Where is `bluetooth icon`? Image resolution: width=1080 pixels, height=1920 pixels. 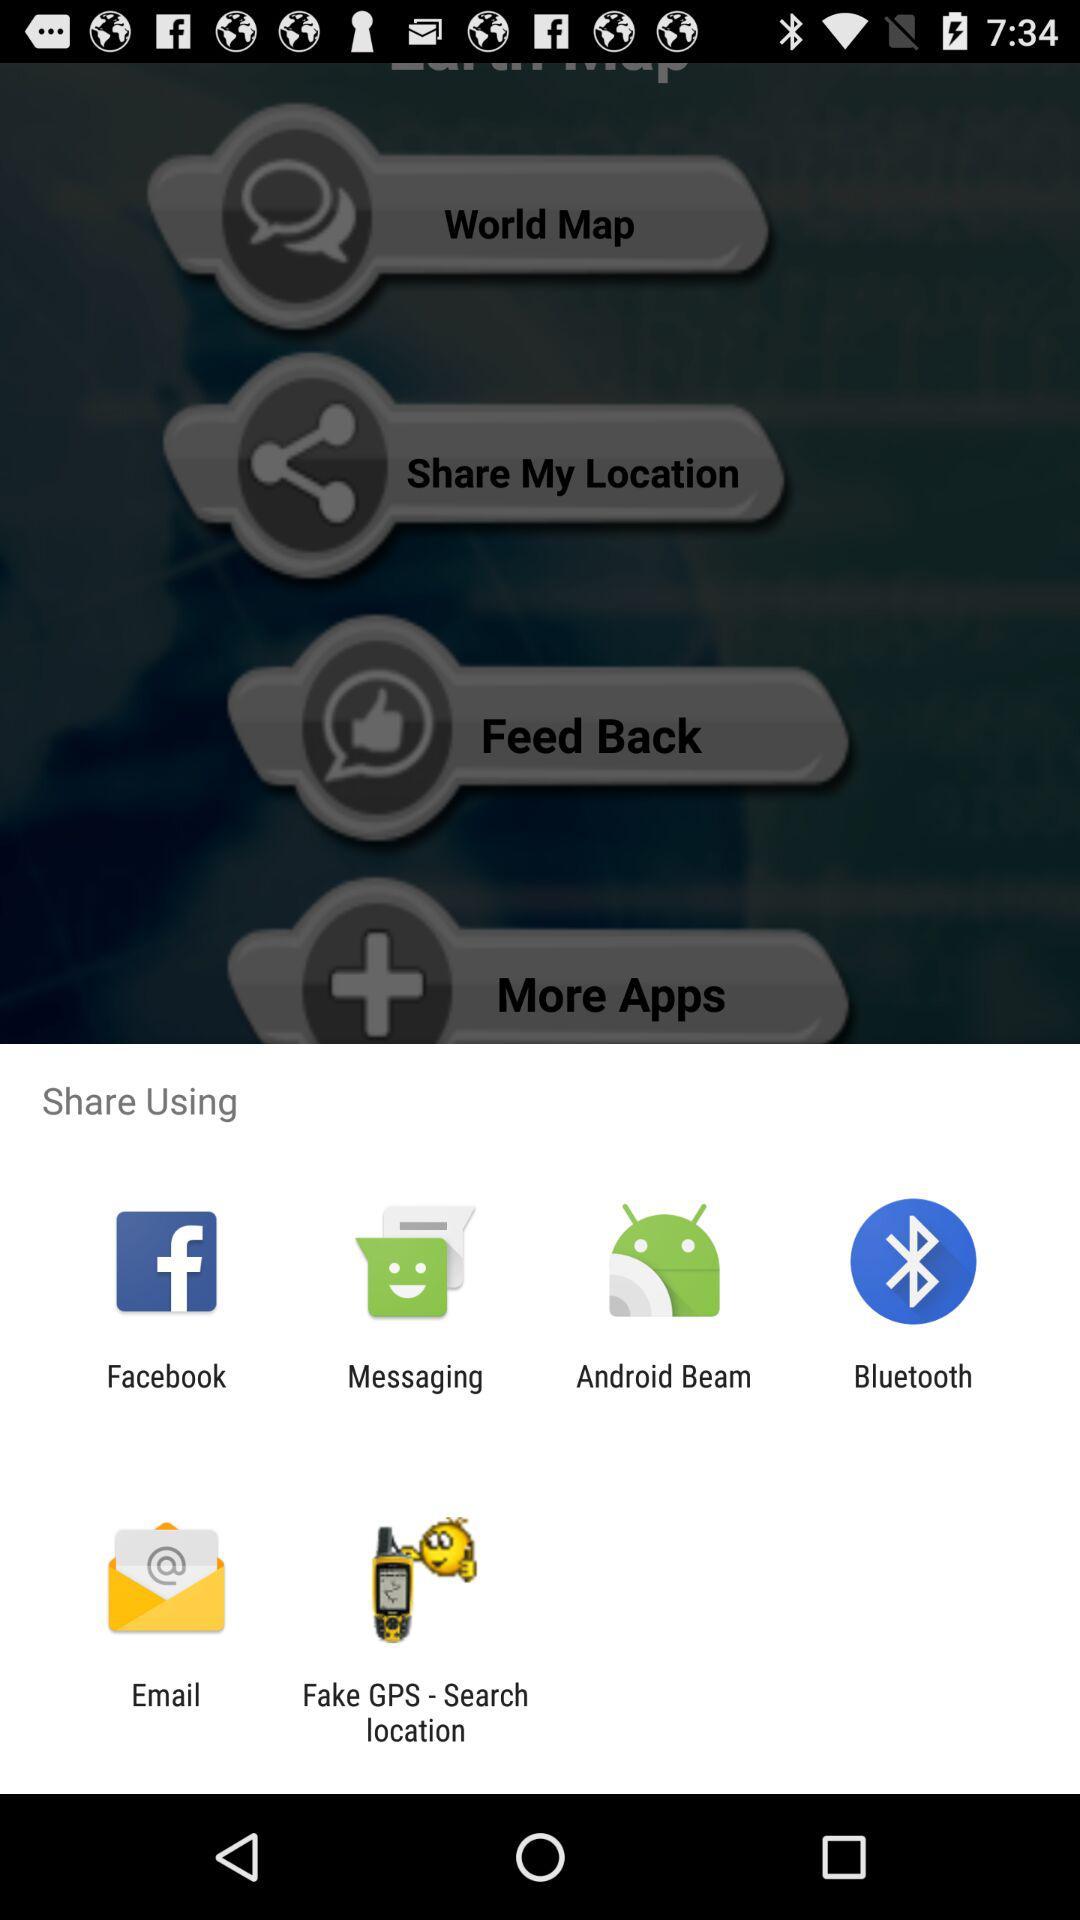
bluetooth icon is located at coordinates (913, 1392).